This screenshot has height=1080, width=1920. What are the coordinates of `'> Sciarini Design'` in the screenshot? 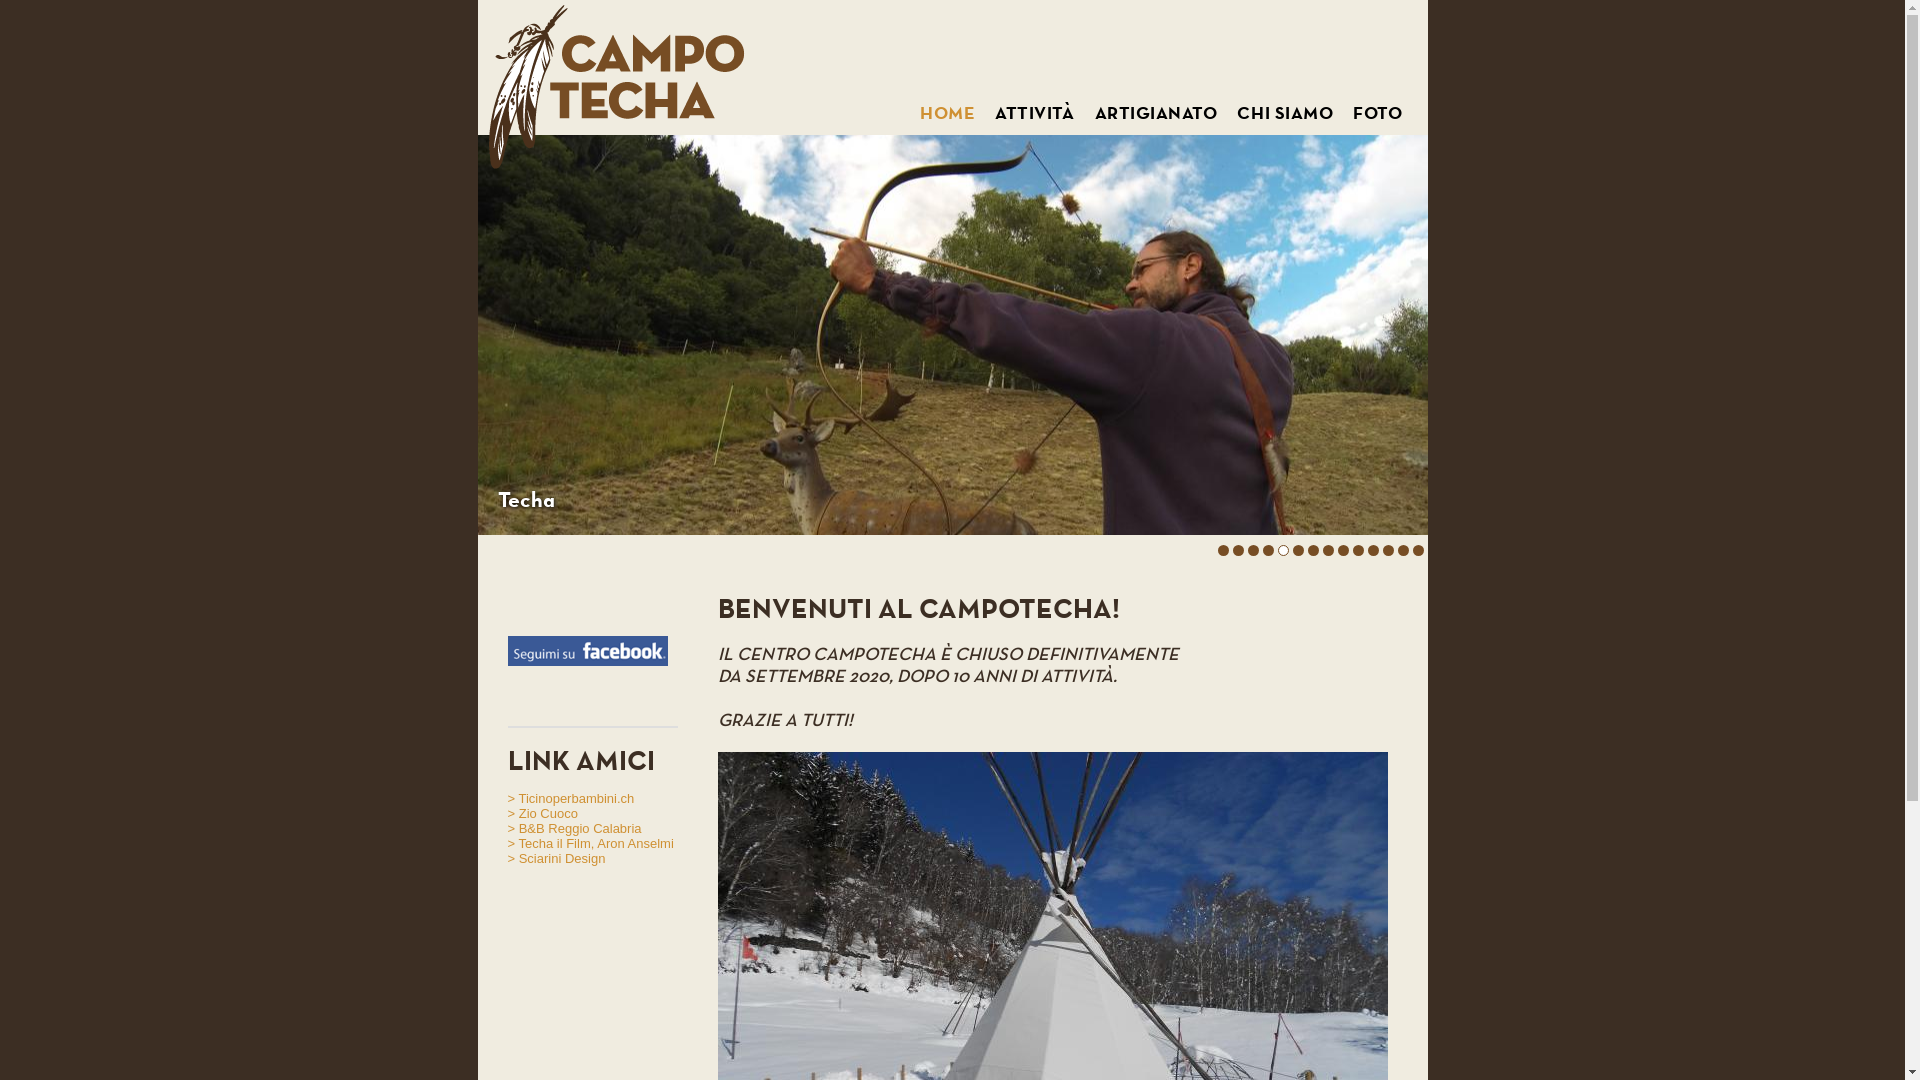 It's located at (556, 857).